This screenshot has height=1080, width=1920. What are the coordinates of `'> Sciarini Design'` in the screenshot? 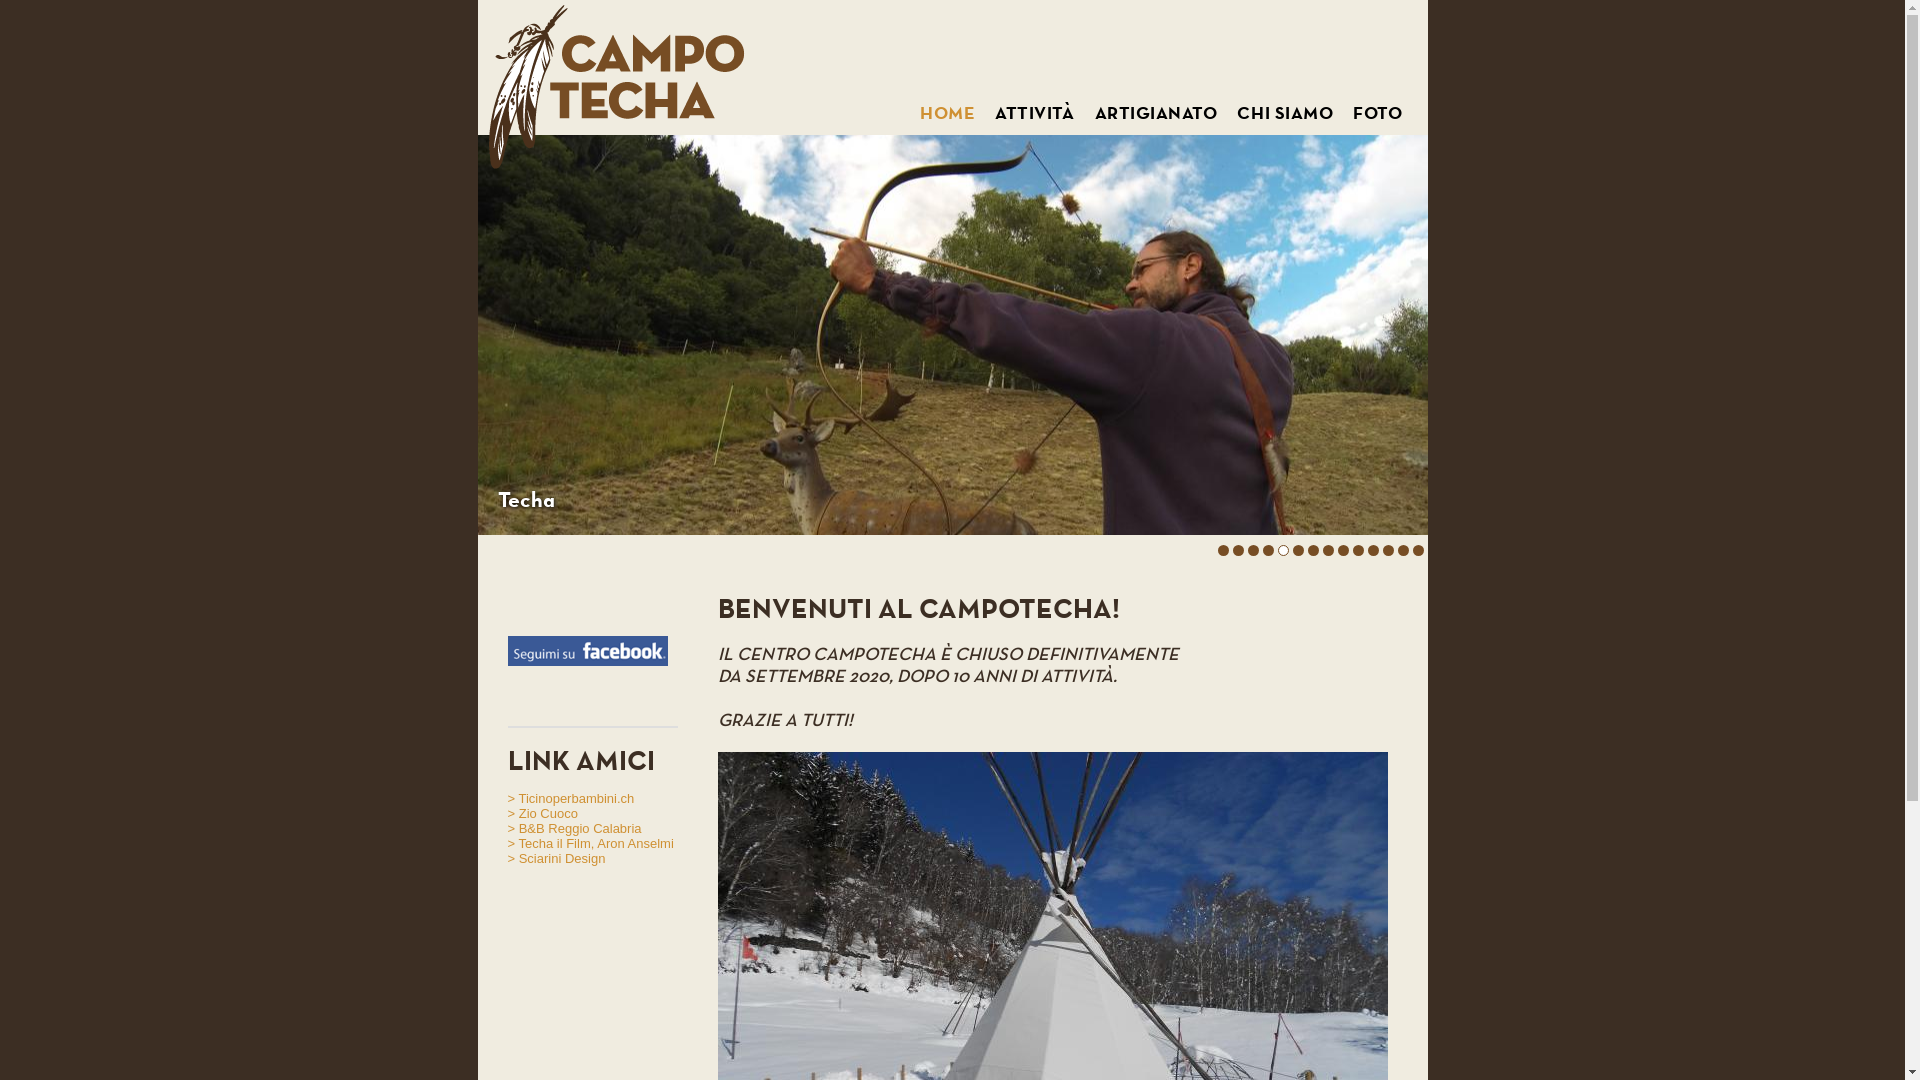 It's located at (556, 857).